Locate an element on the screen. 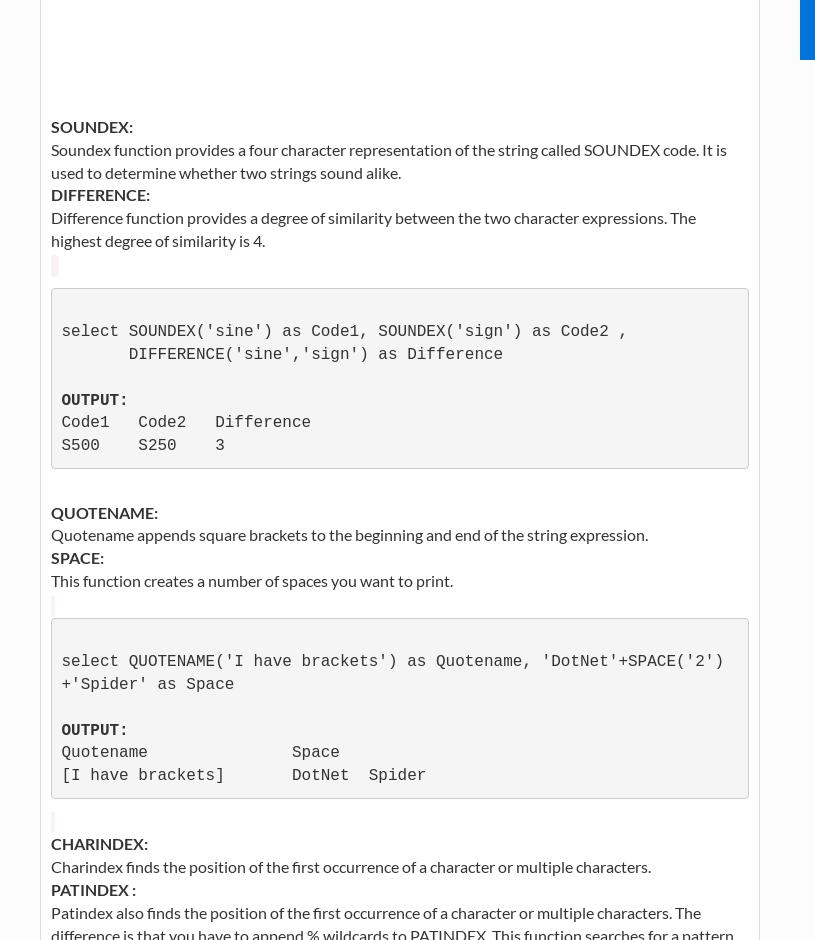  'Quotename appends square brackets to the beginning and end of the string expression.' is located at coordinates (348, 533).